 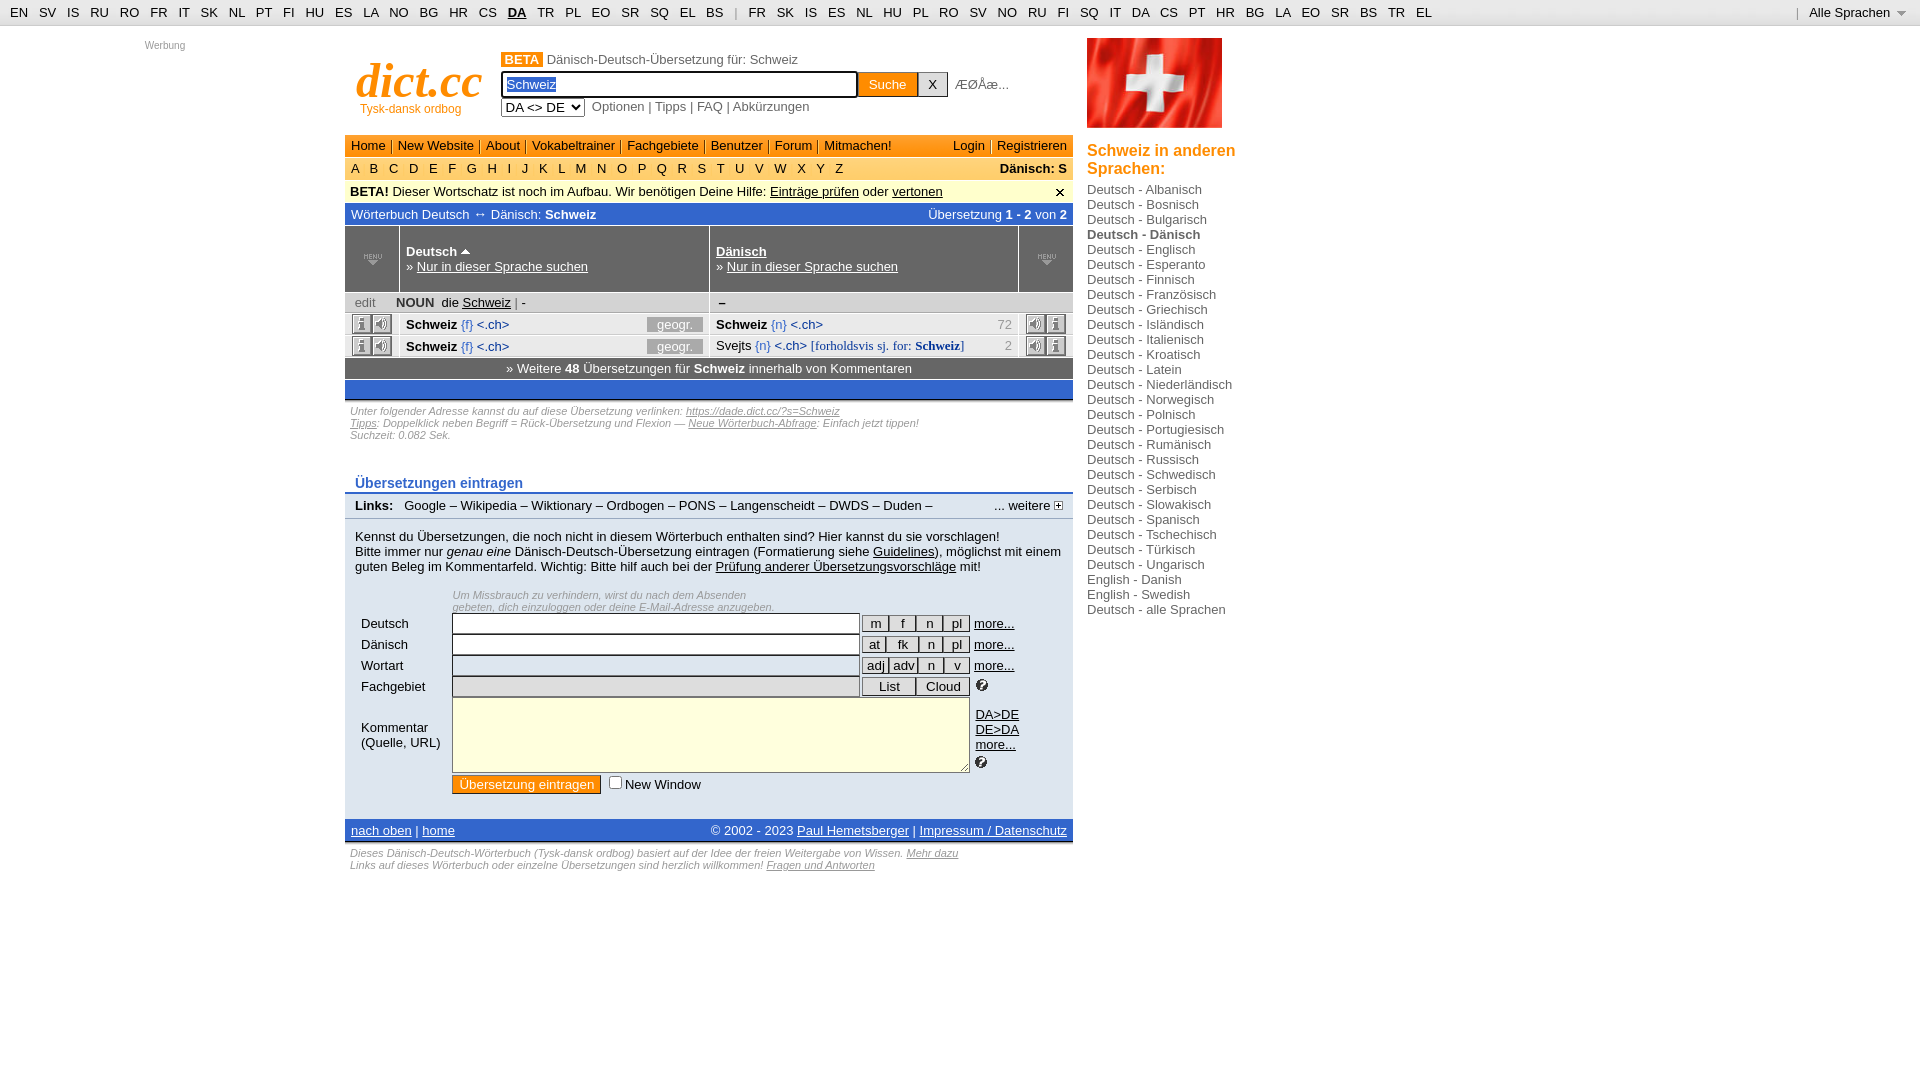 What do you see at coordinates (687, 12) in the screenshot?
I see `'EL'` at bounding box center [687, 12].